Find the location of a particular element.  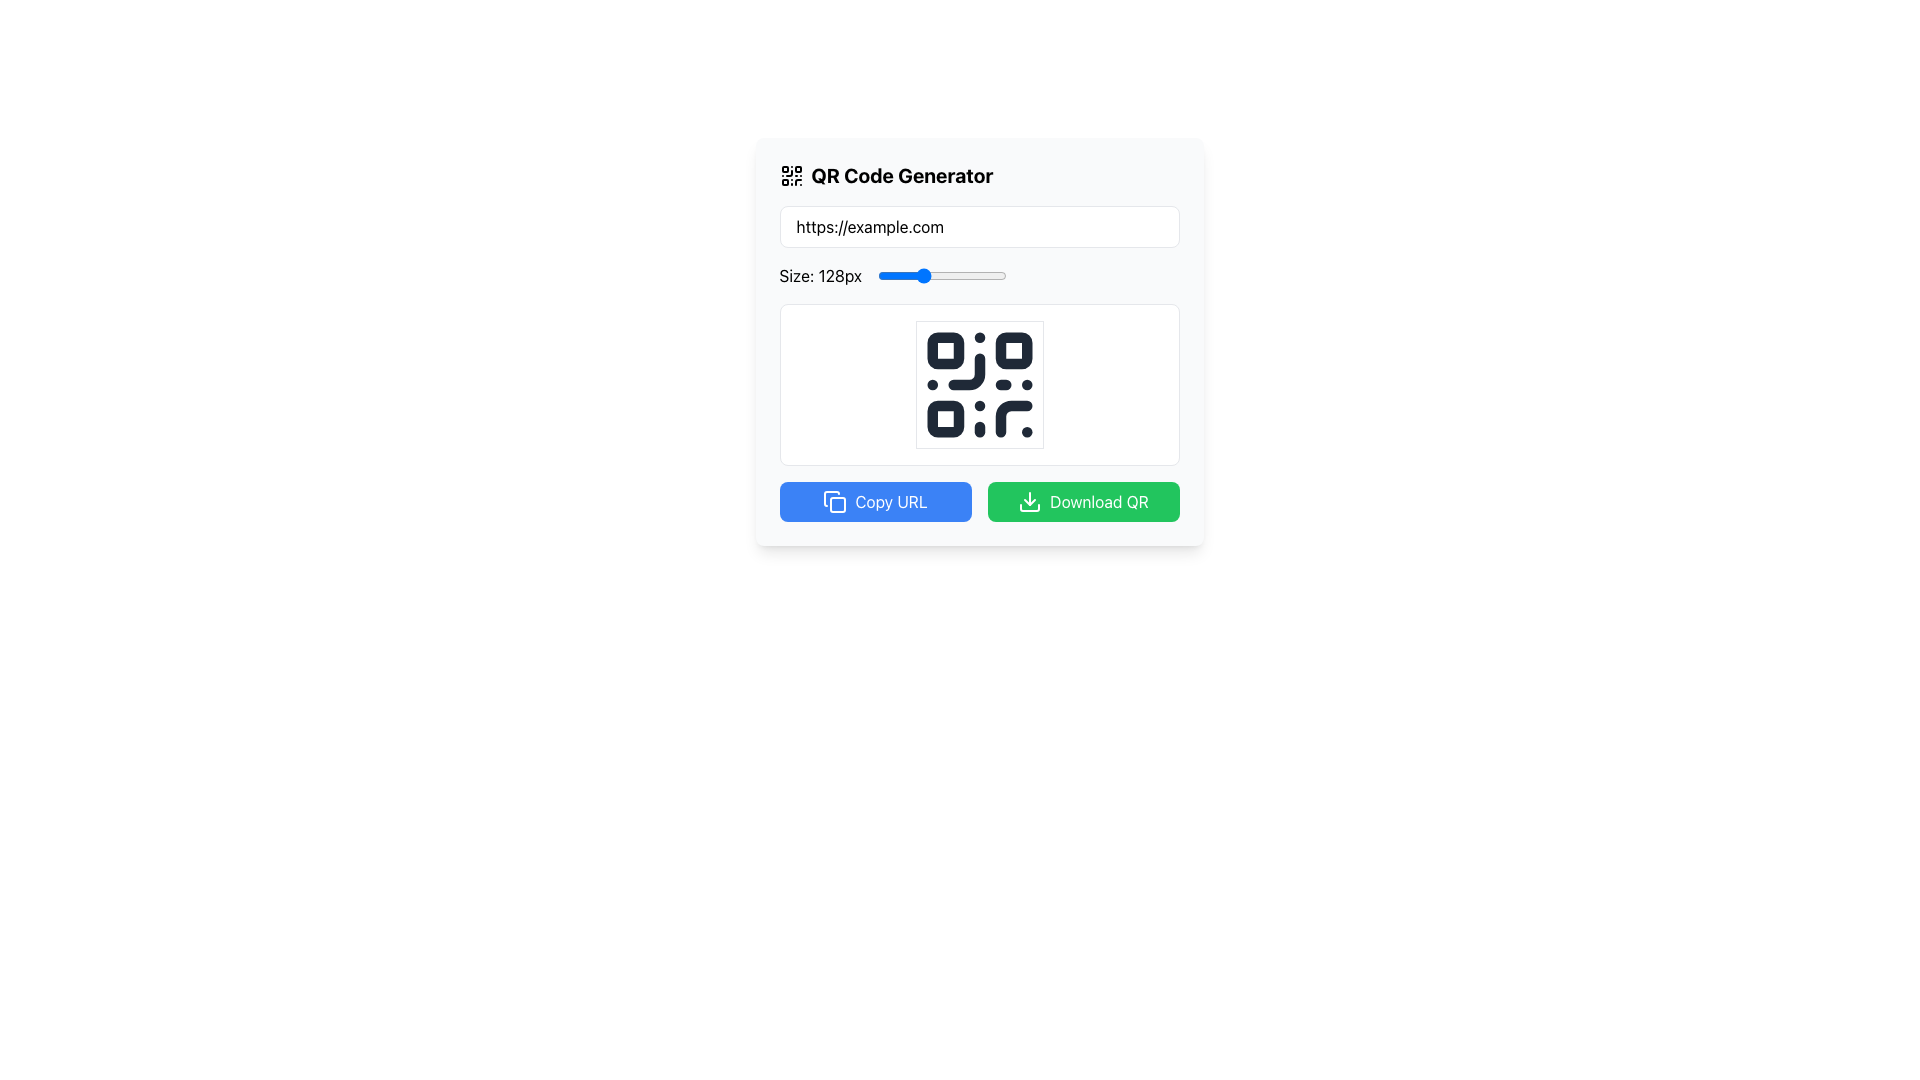

the QR code size is located at coordinates (977, 276).